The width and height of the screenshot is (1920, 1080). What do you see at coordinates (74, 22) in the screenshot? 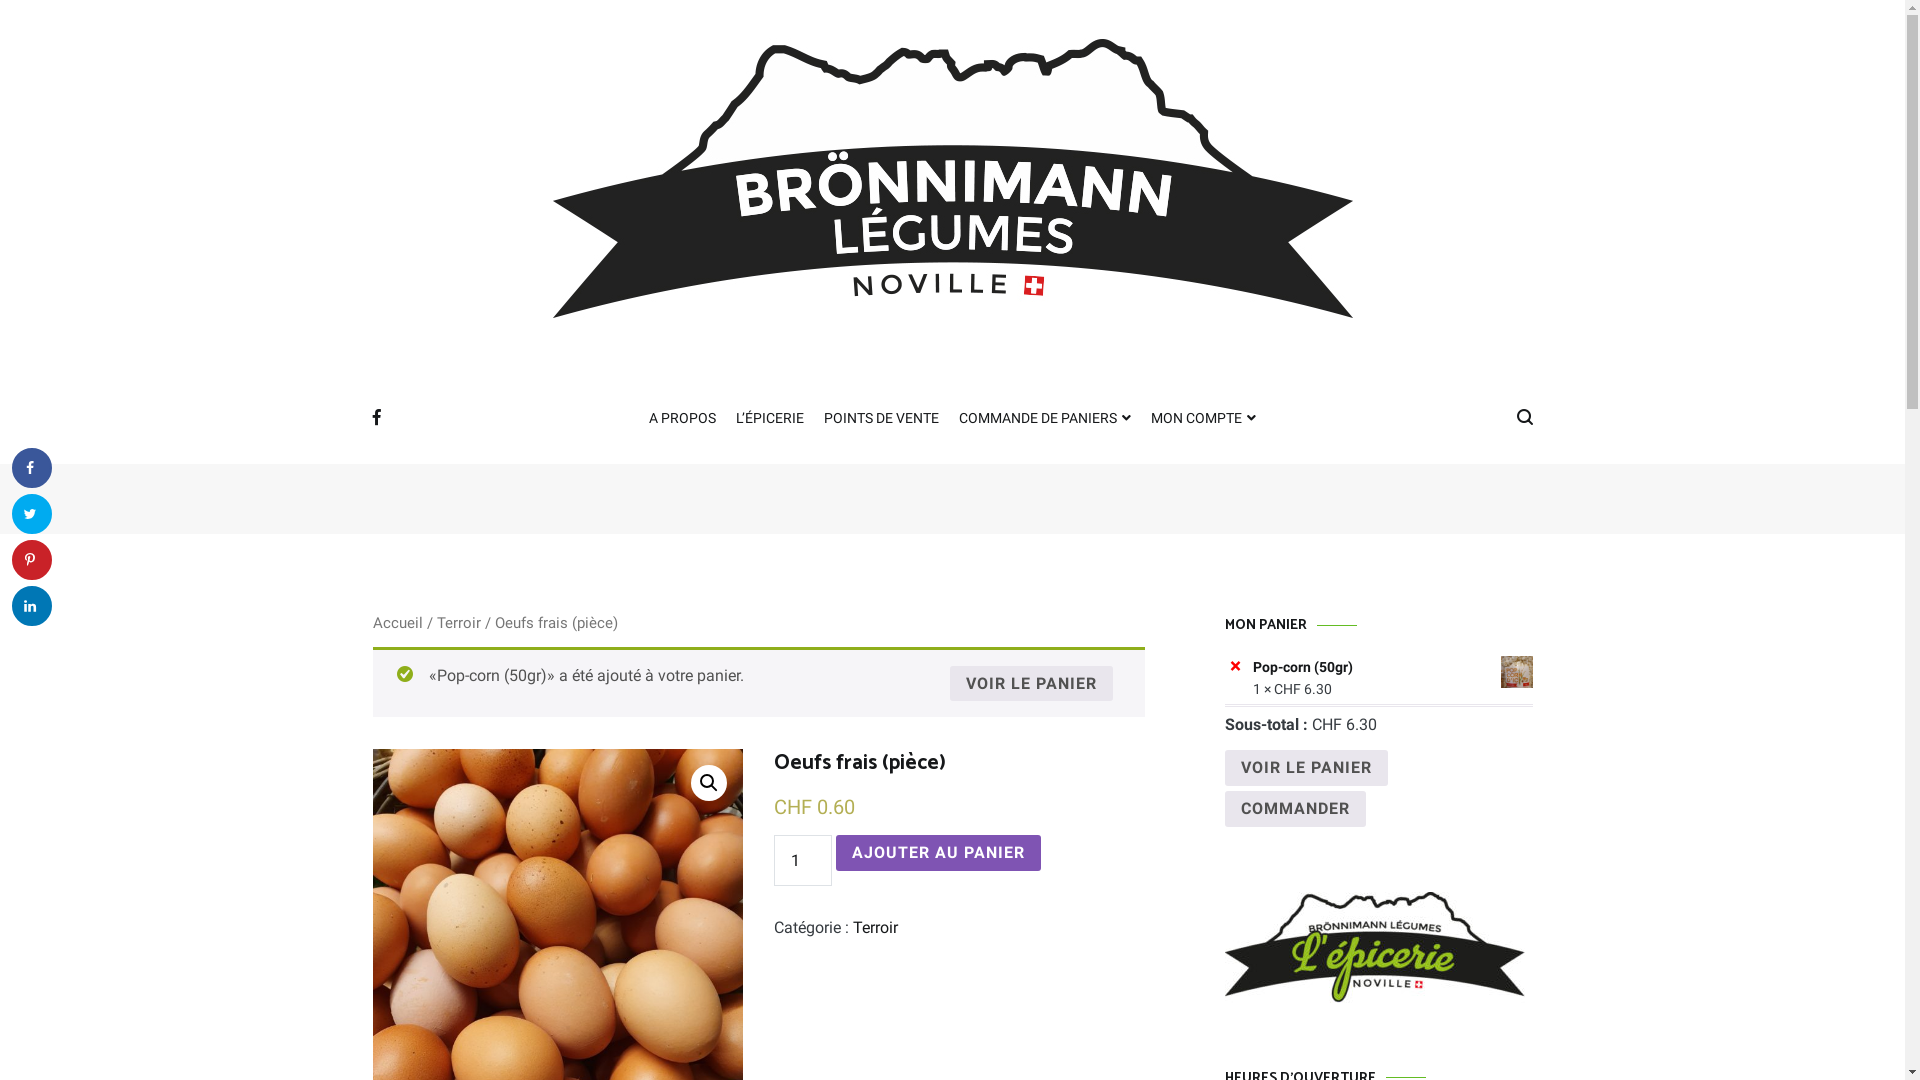
I see `'Rechercher'` at bounding box center [74, 22].